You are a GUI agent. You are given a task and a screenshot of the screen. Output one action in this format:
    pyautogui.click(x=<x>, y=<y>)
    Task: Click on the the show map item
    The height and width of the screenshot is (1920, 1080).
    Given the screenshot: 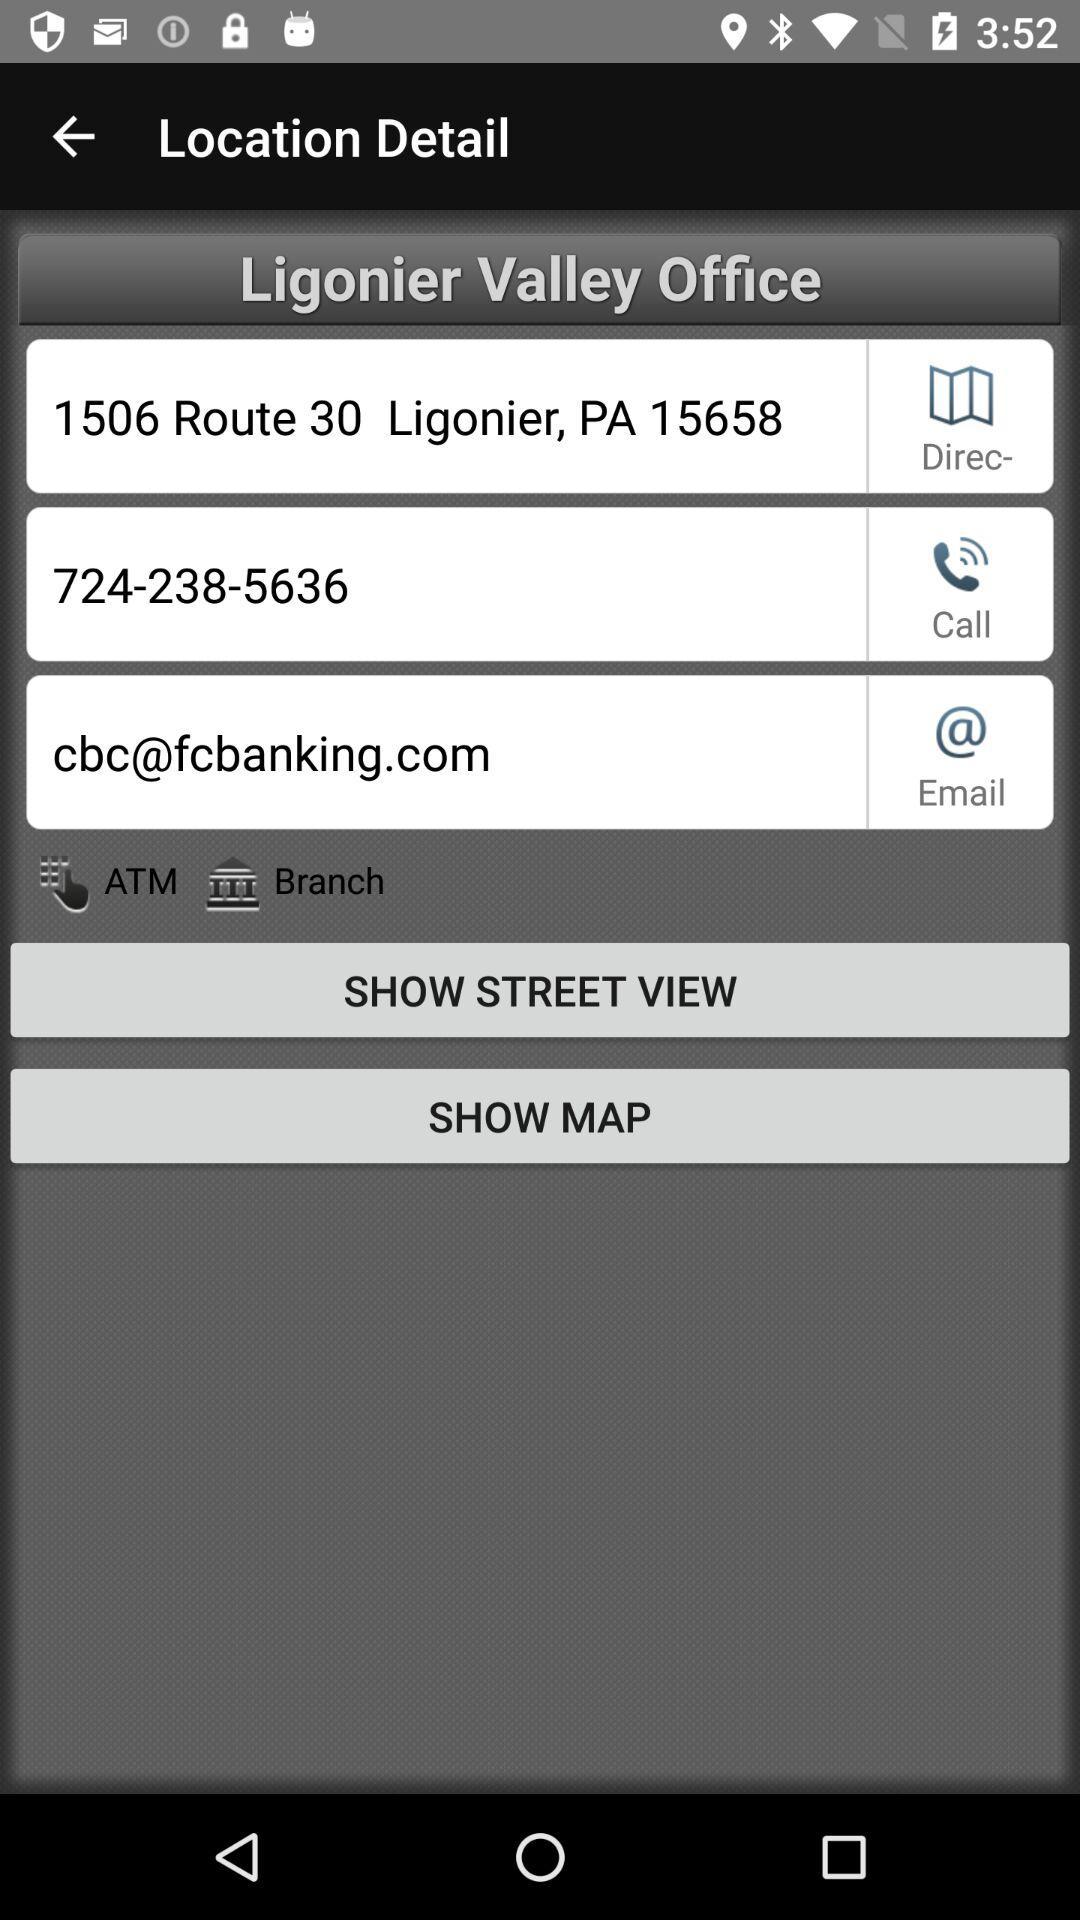 What is the action you would take?
    pyautogui.click(x=540, y=1114)
    